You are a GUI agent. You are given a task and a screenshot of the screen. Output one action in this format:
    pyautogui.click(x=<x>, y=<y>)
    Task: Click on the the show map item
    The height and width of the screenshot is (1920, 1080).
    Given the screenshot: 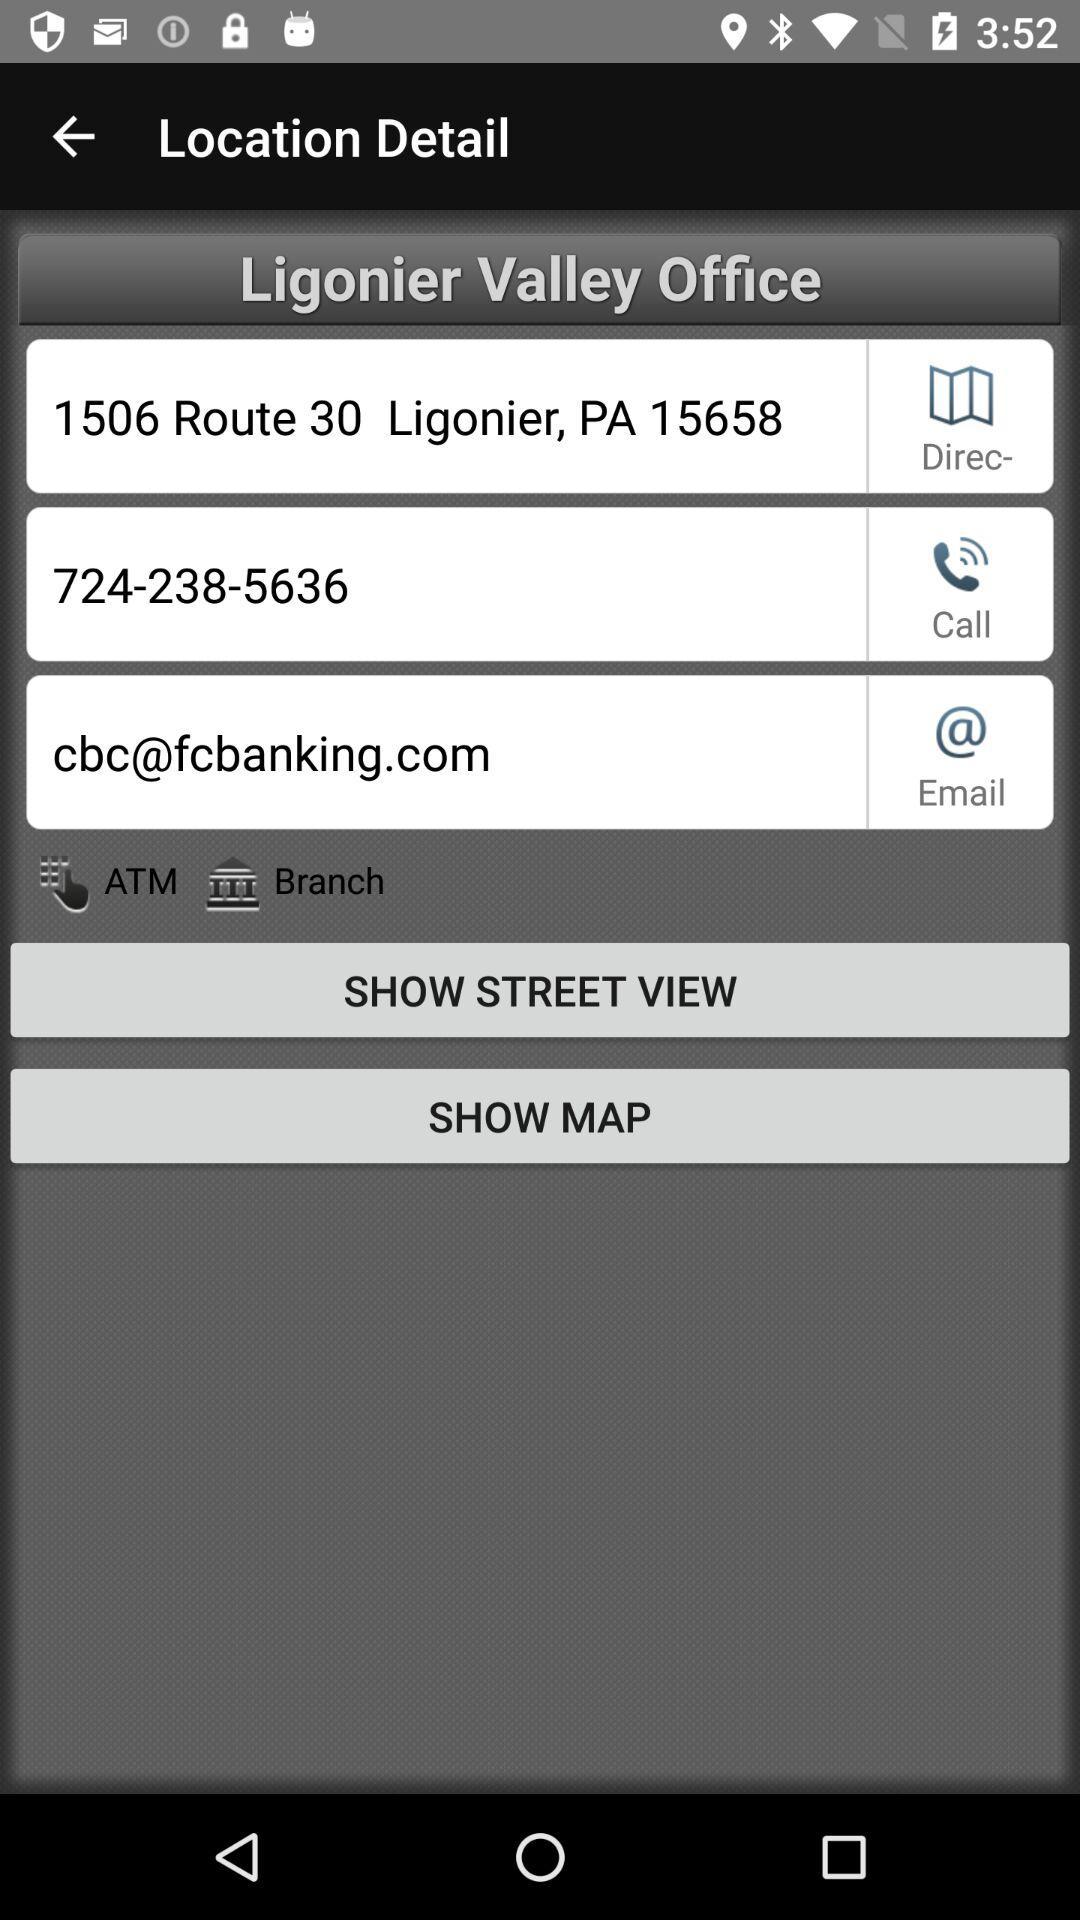 What is the action you would take?
    pyautogui.click(x=540, y=1114)
    